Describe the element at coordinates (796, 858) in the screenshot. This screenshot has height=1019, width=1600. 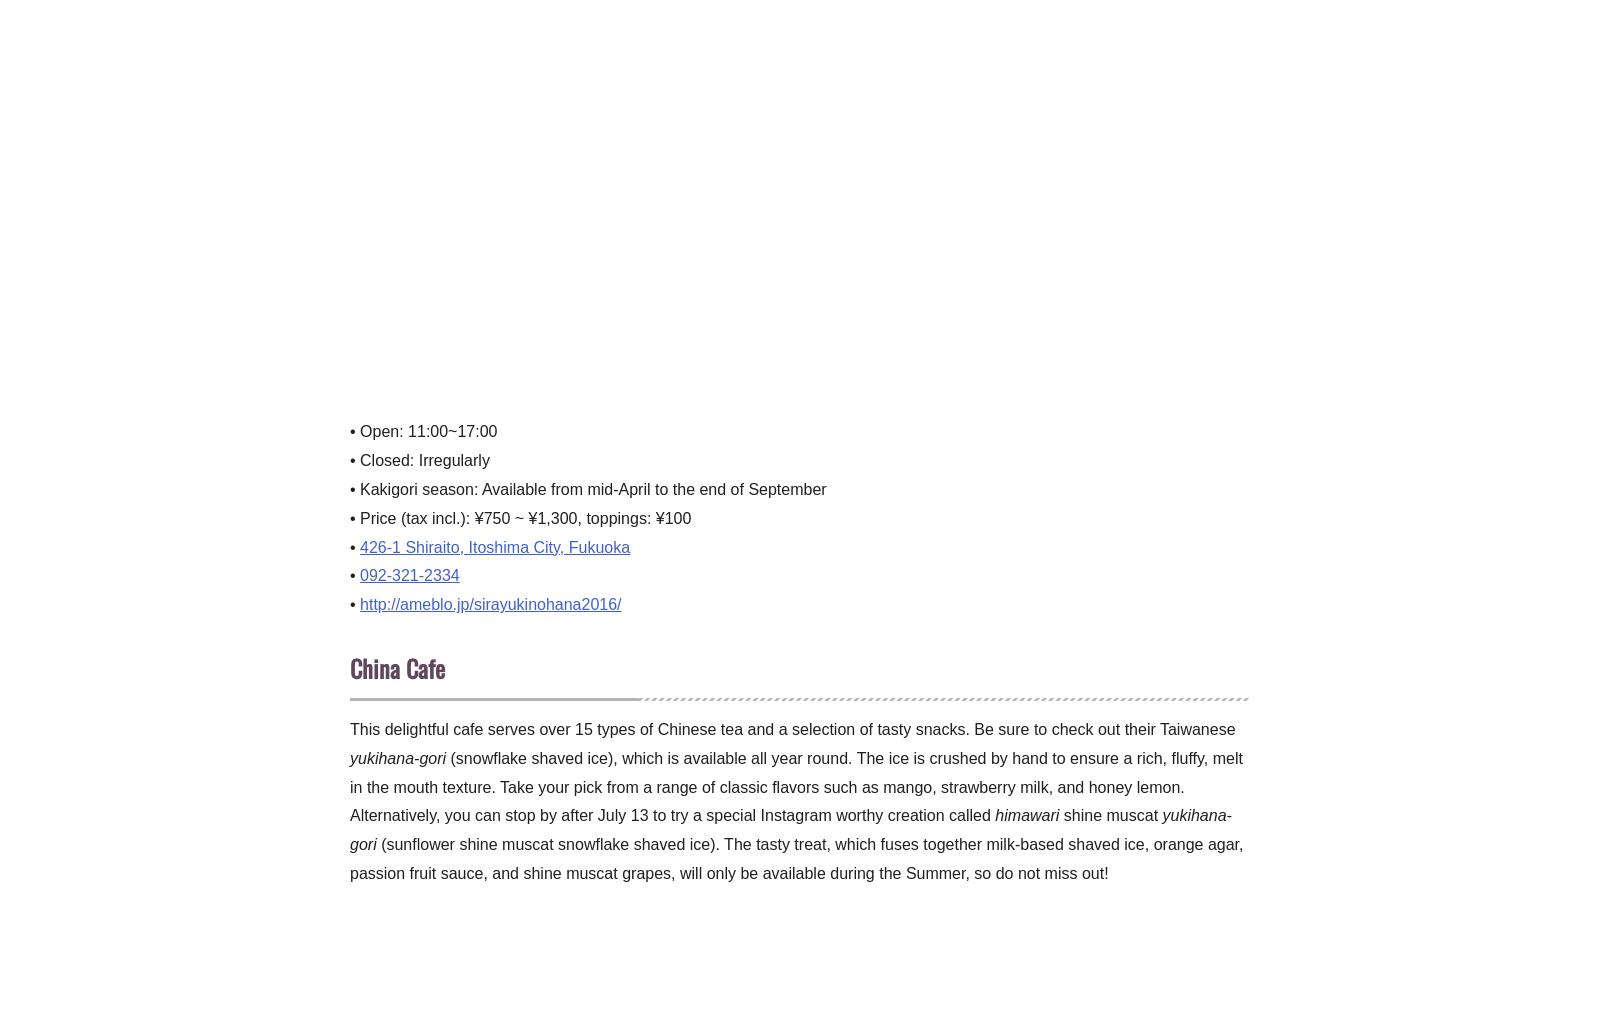
I see `'(sunflower shine muscat snowflake shaved ice). The tasty treat, which fuses together milk-based shaved ice, orange agar, passion fruit sauce, and shine muscat grapes, will only be available during the Summer, so do not miss out!'` at that location.